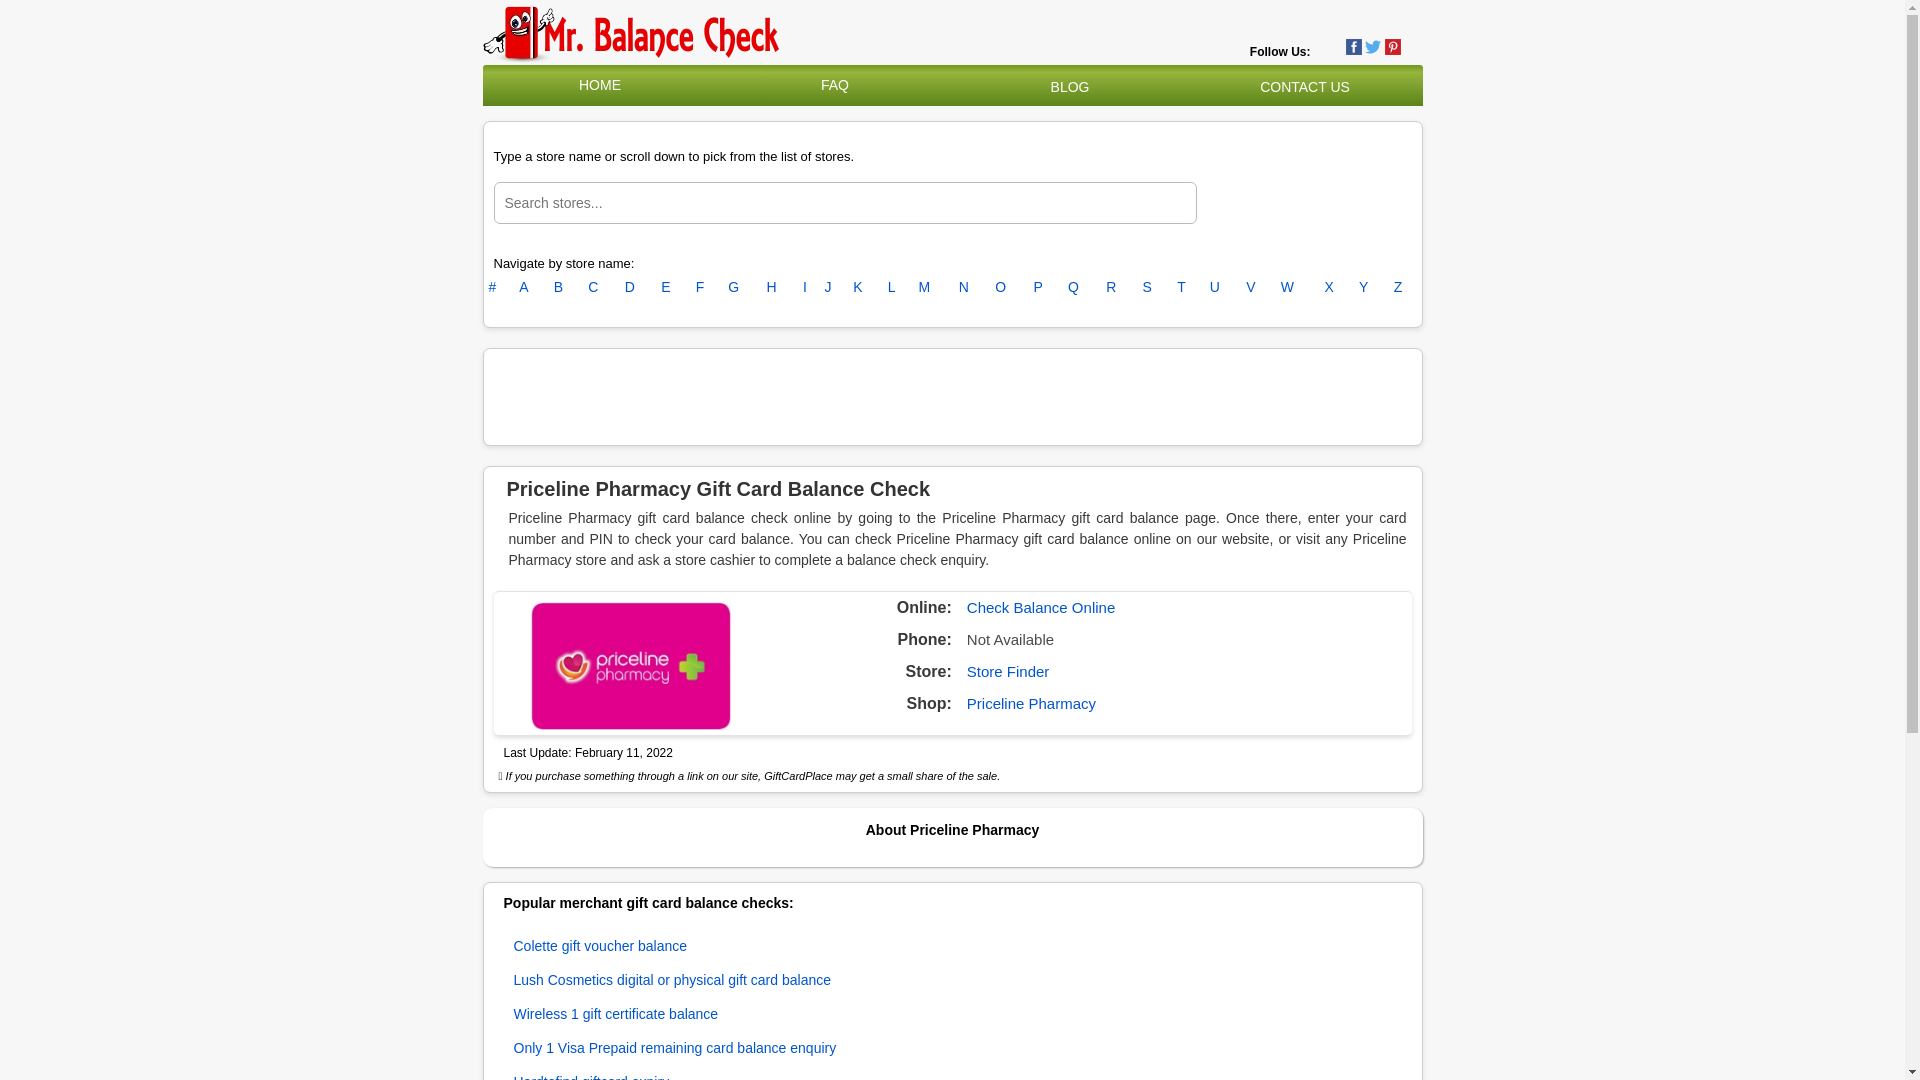 Image resolution: width=1920 pixels, height=1080 pixels. Describe the element at coordinates (964, 286) in the screenshot. I see `'N'` at that location.